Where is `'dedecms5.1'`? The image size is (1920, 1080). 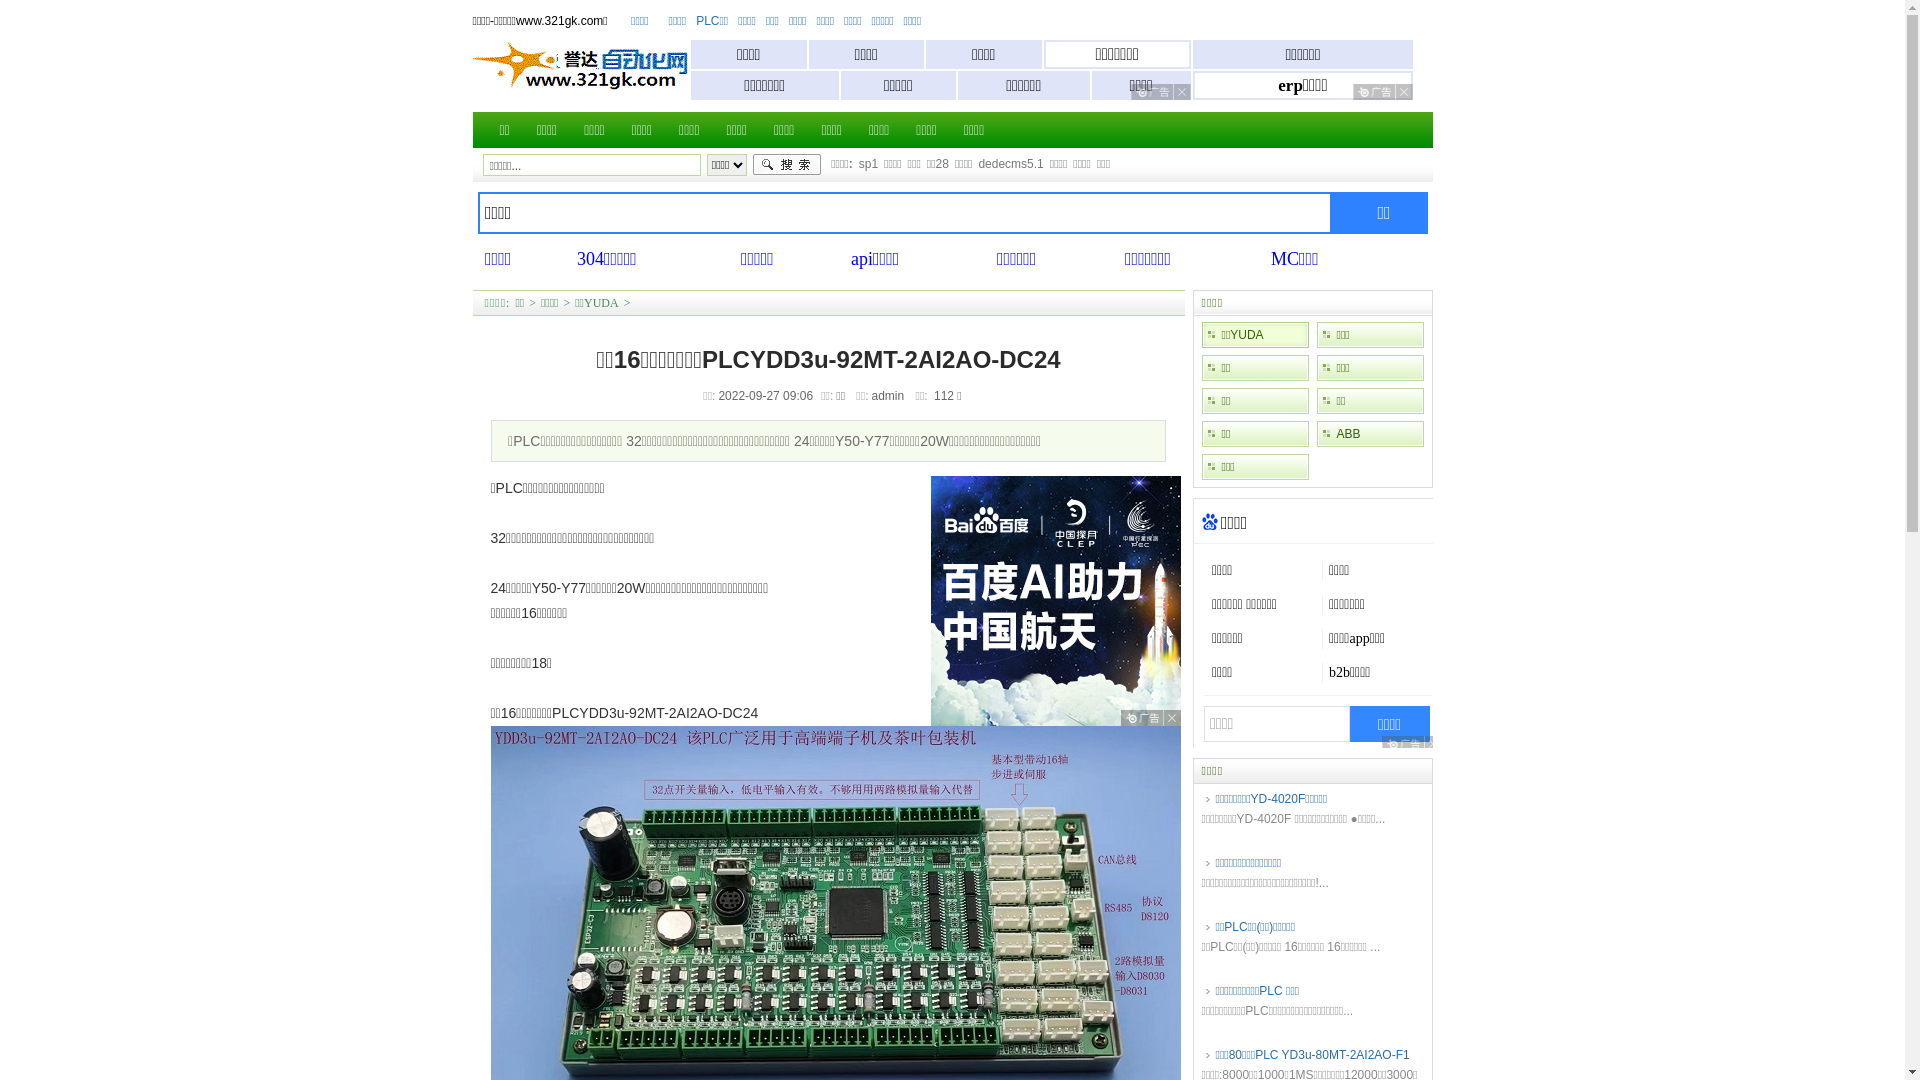
'dedecms5.1' is located at coordinates (978, 163).